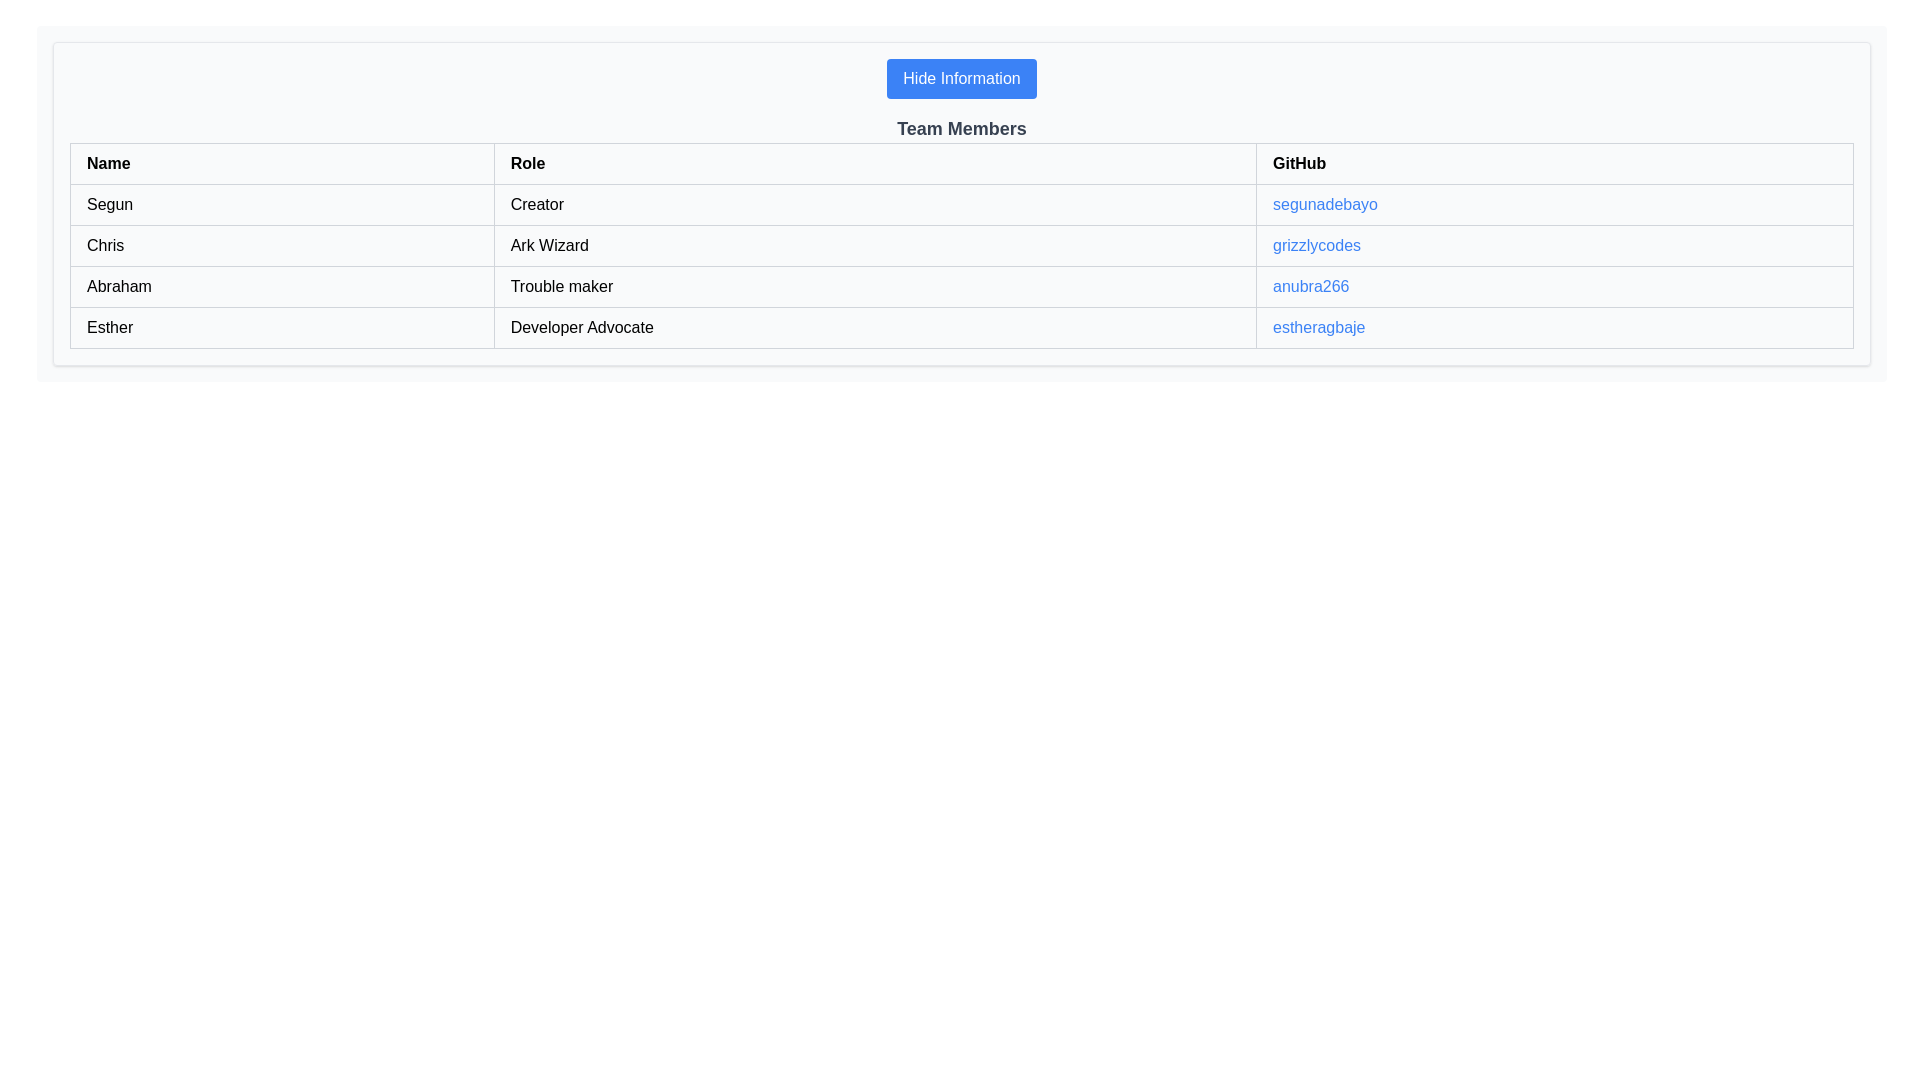 The image size is (1920, 1080). I want to click on the hyperlink 'estheragbaje' in the GitHub column of the table, so click(1319, 326).